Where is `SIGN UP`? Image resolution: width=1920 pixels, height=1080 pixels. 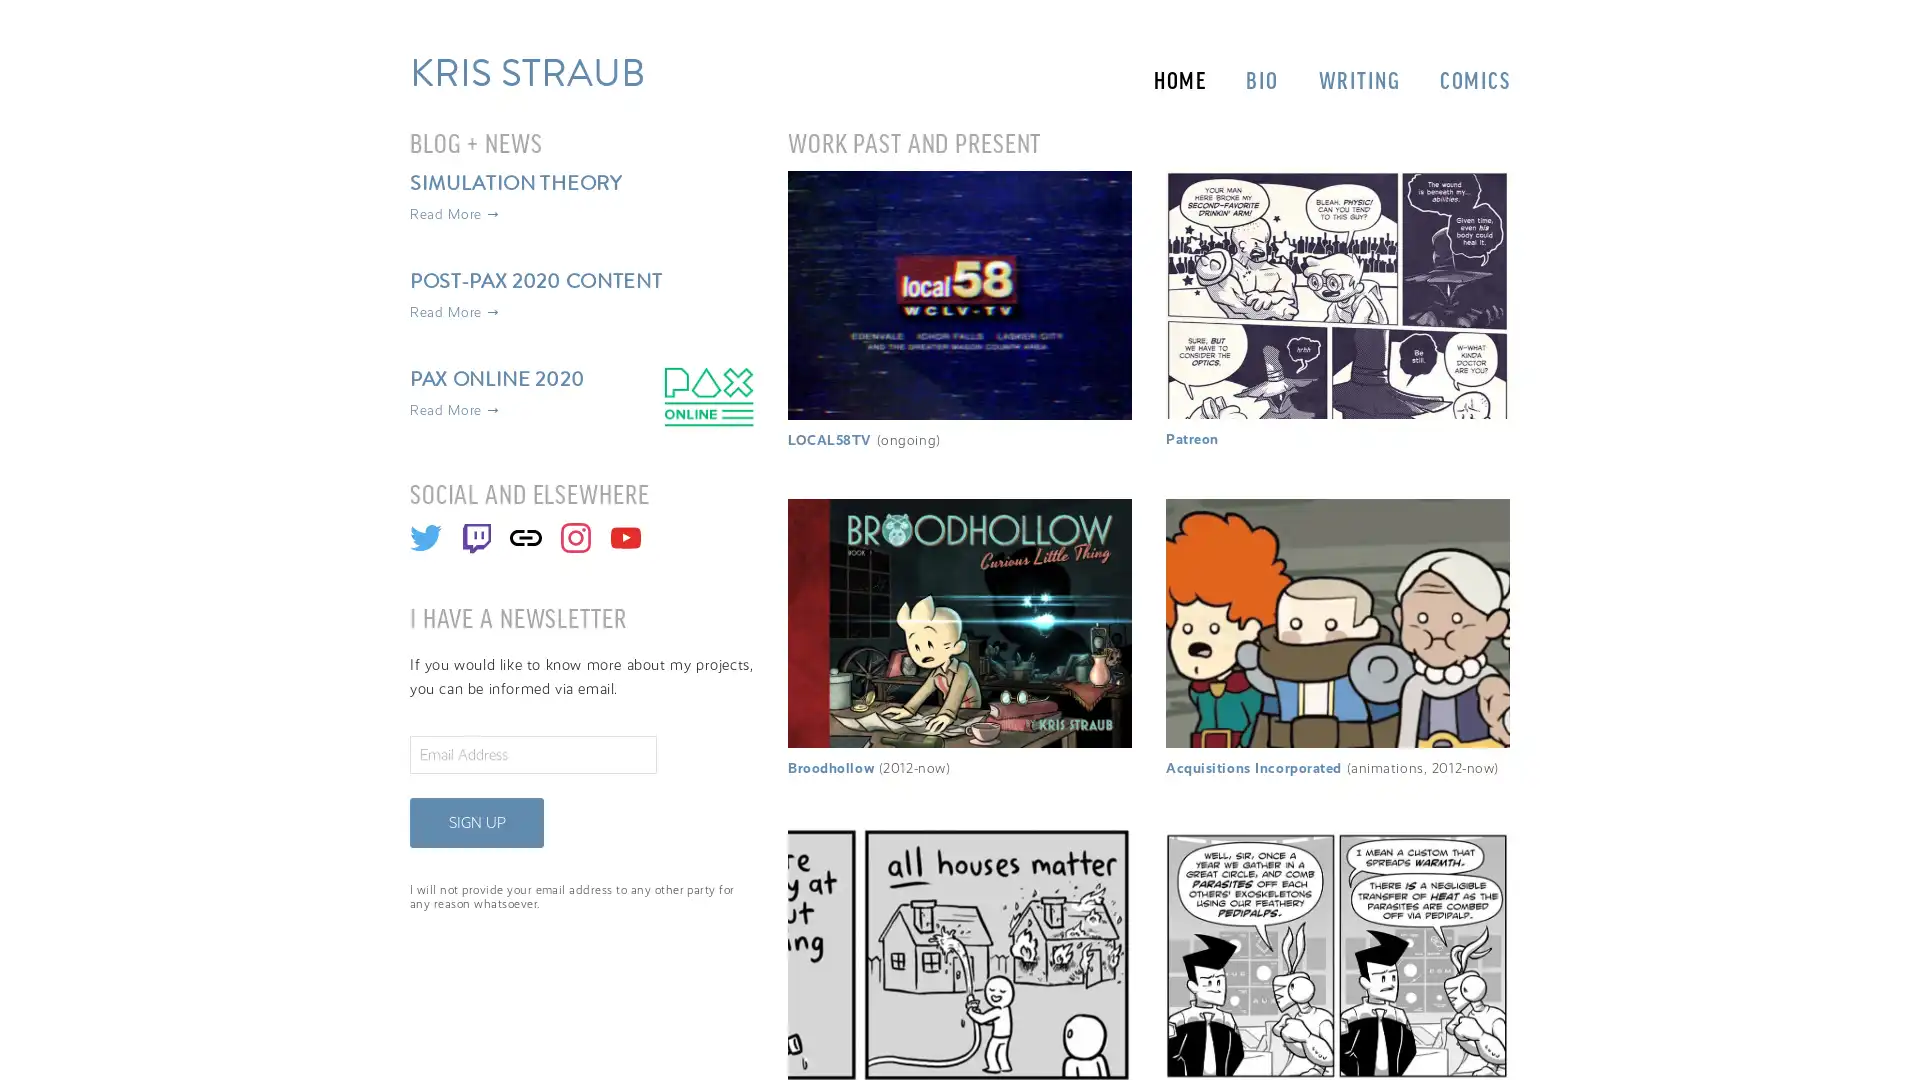
SIGN UP is located at coordinates (475, 821).